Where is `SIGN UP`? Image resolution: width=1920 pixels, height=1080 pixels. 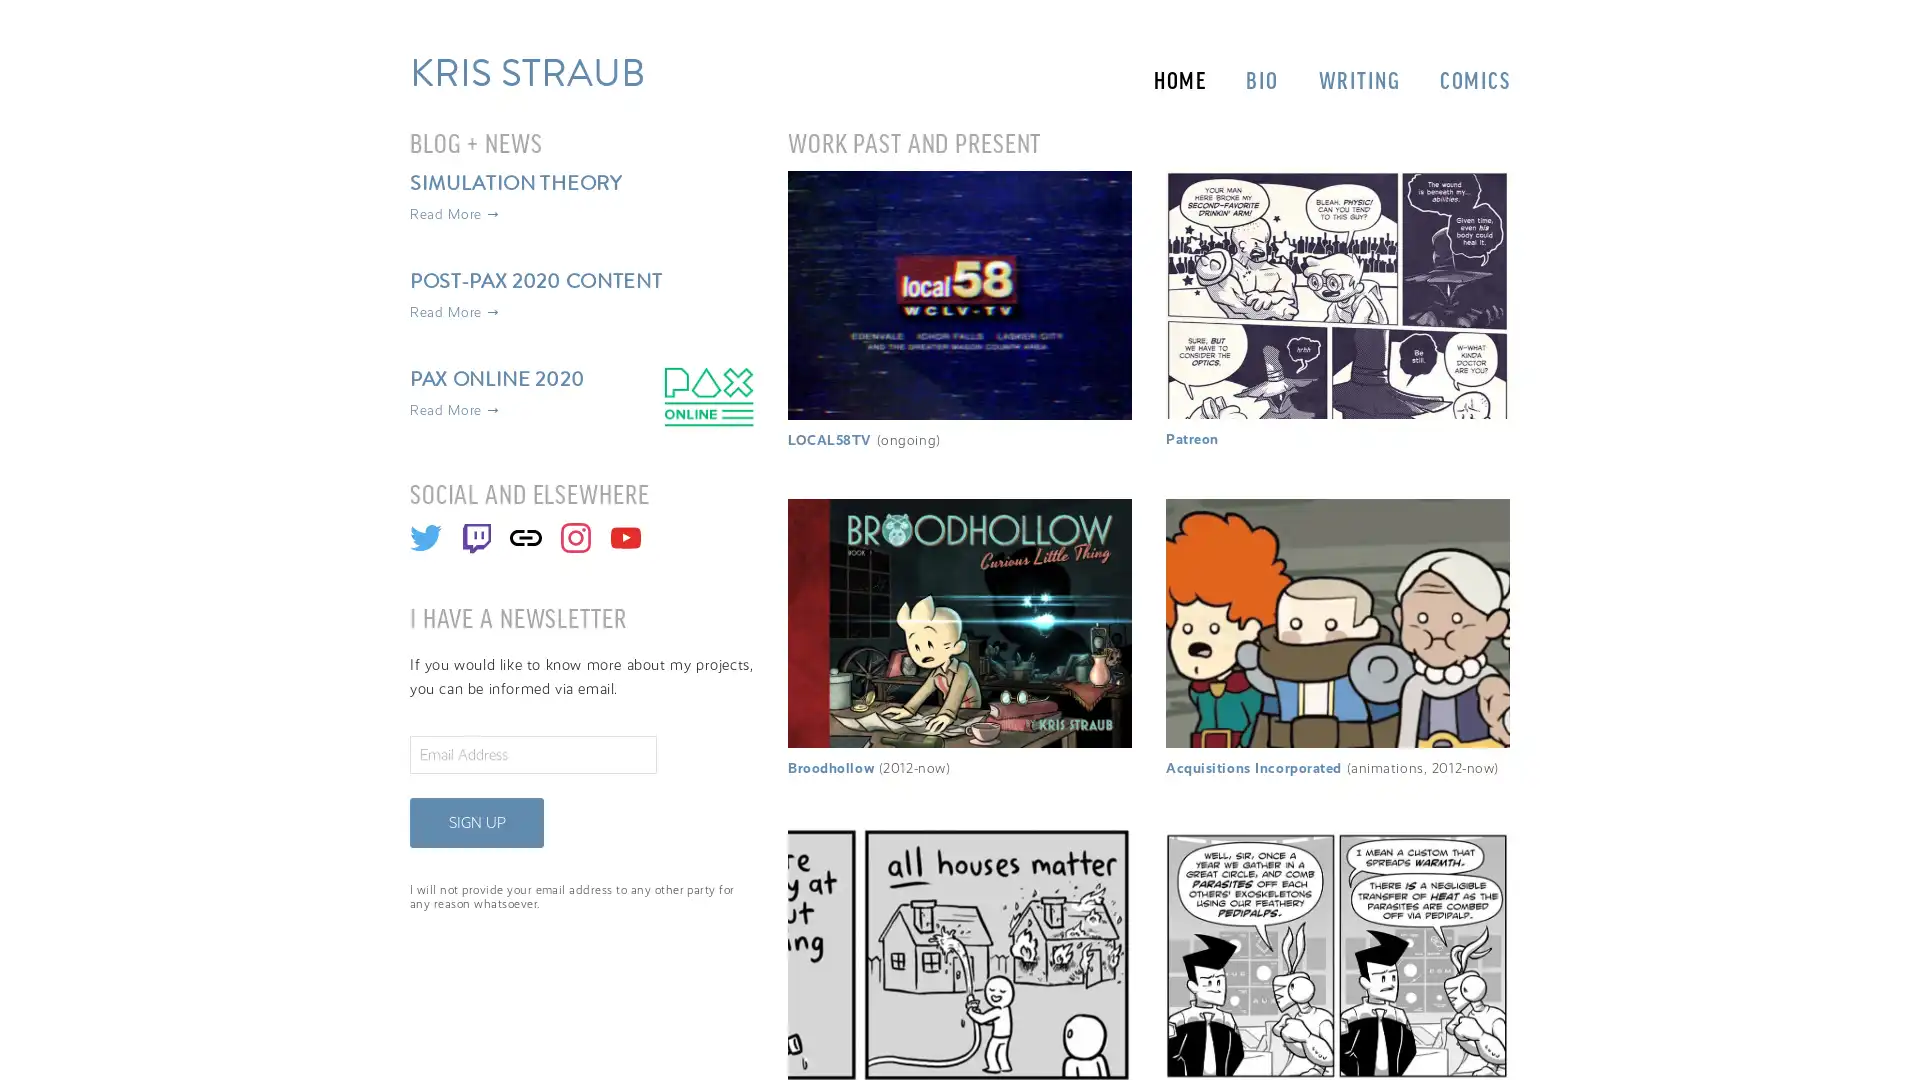
SIGN UP is located at coordinates (475, 821).